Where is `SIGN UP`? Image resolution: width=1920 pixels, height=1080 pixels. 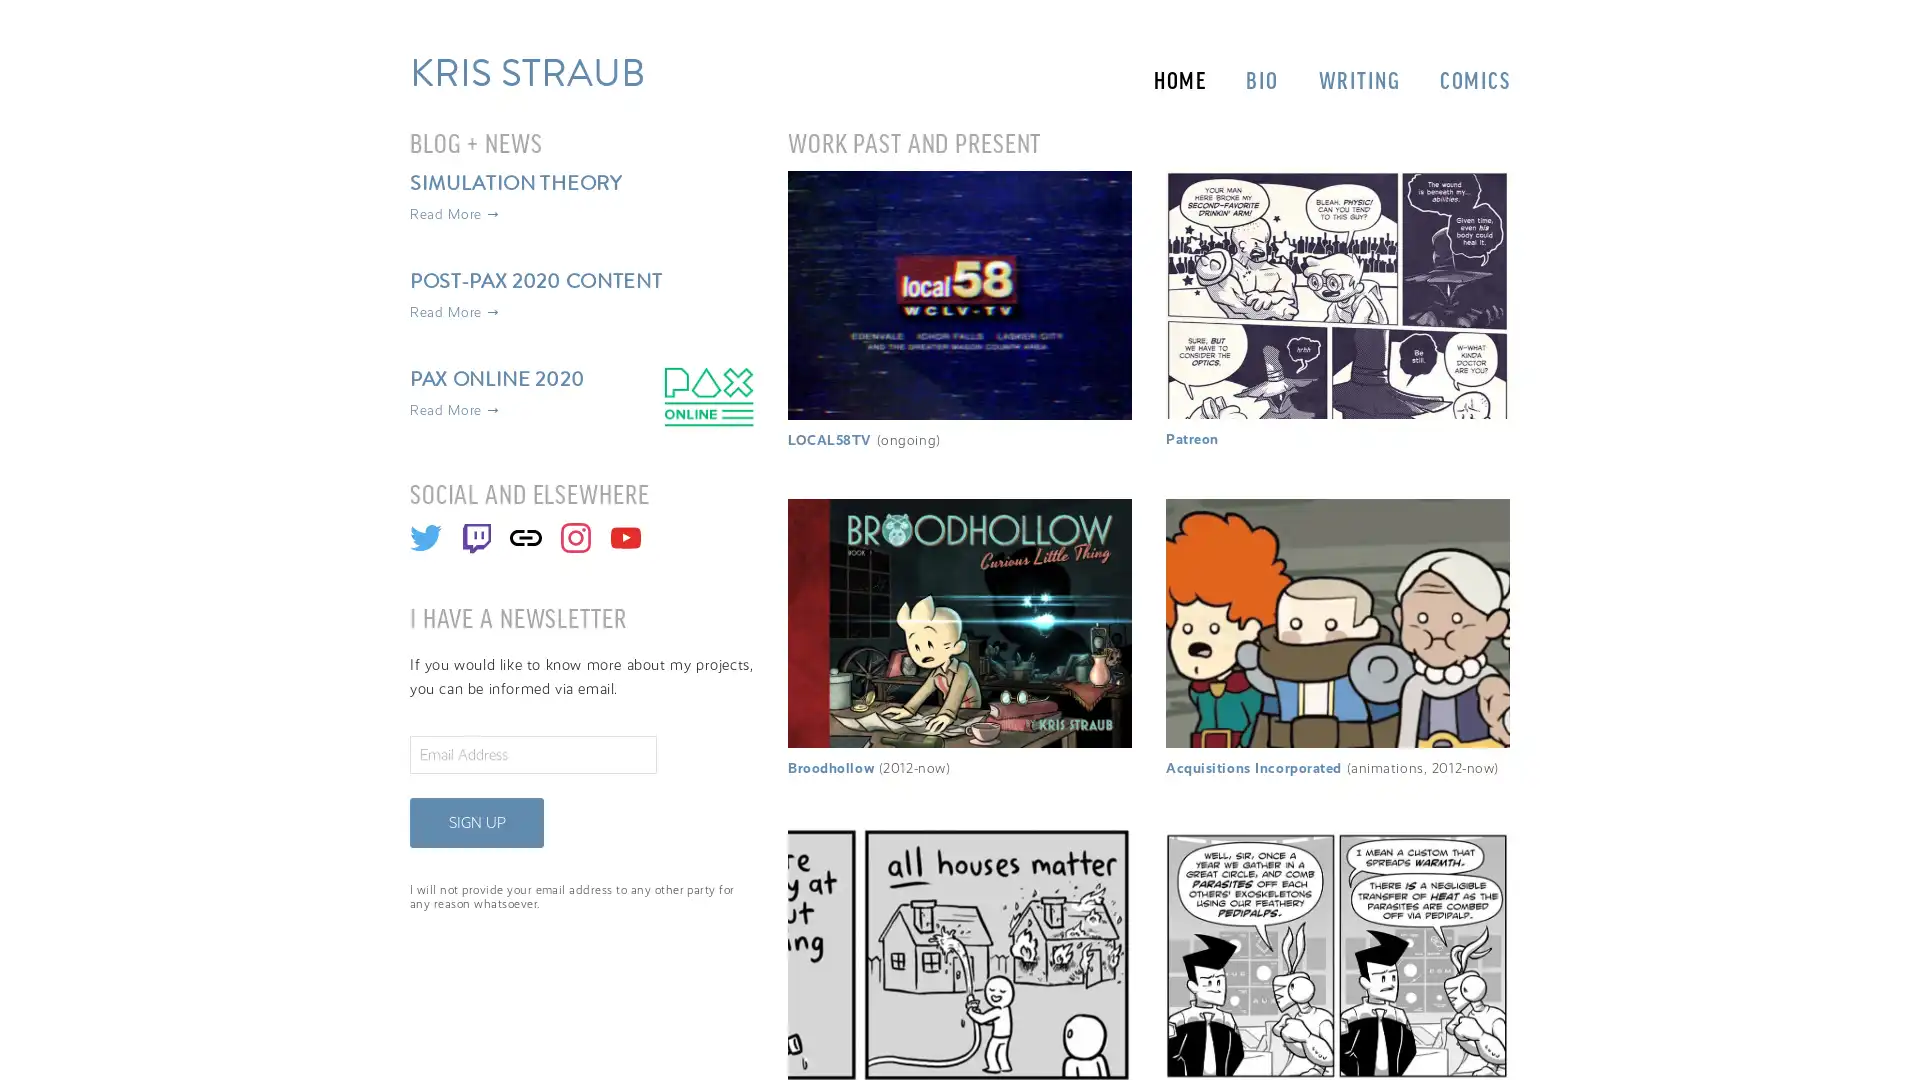
SIGN UP is located at coordinates (475, 821).